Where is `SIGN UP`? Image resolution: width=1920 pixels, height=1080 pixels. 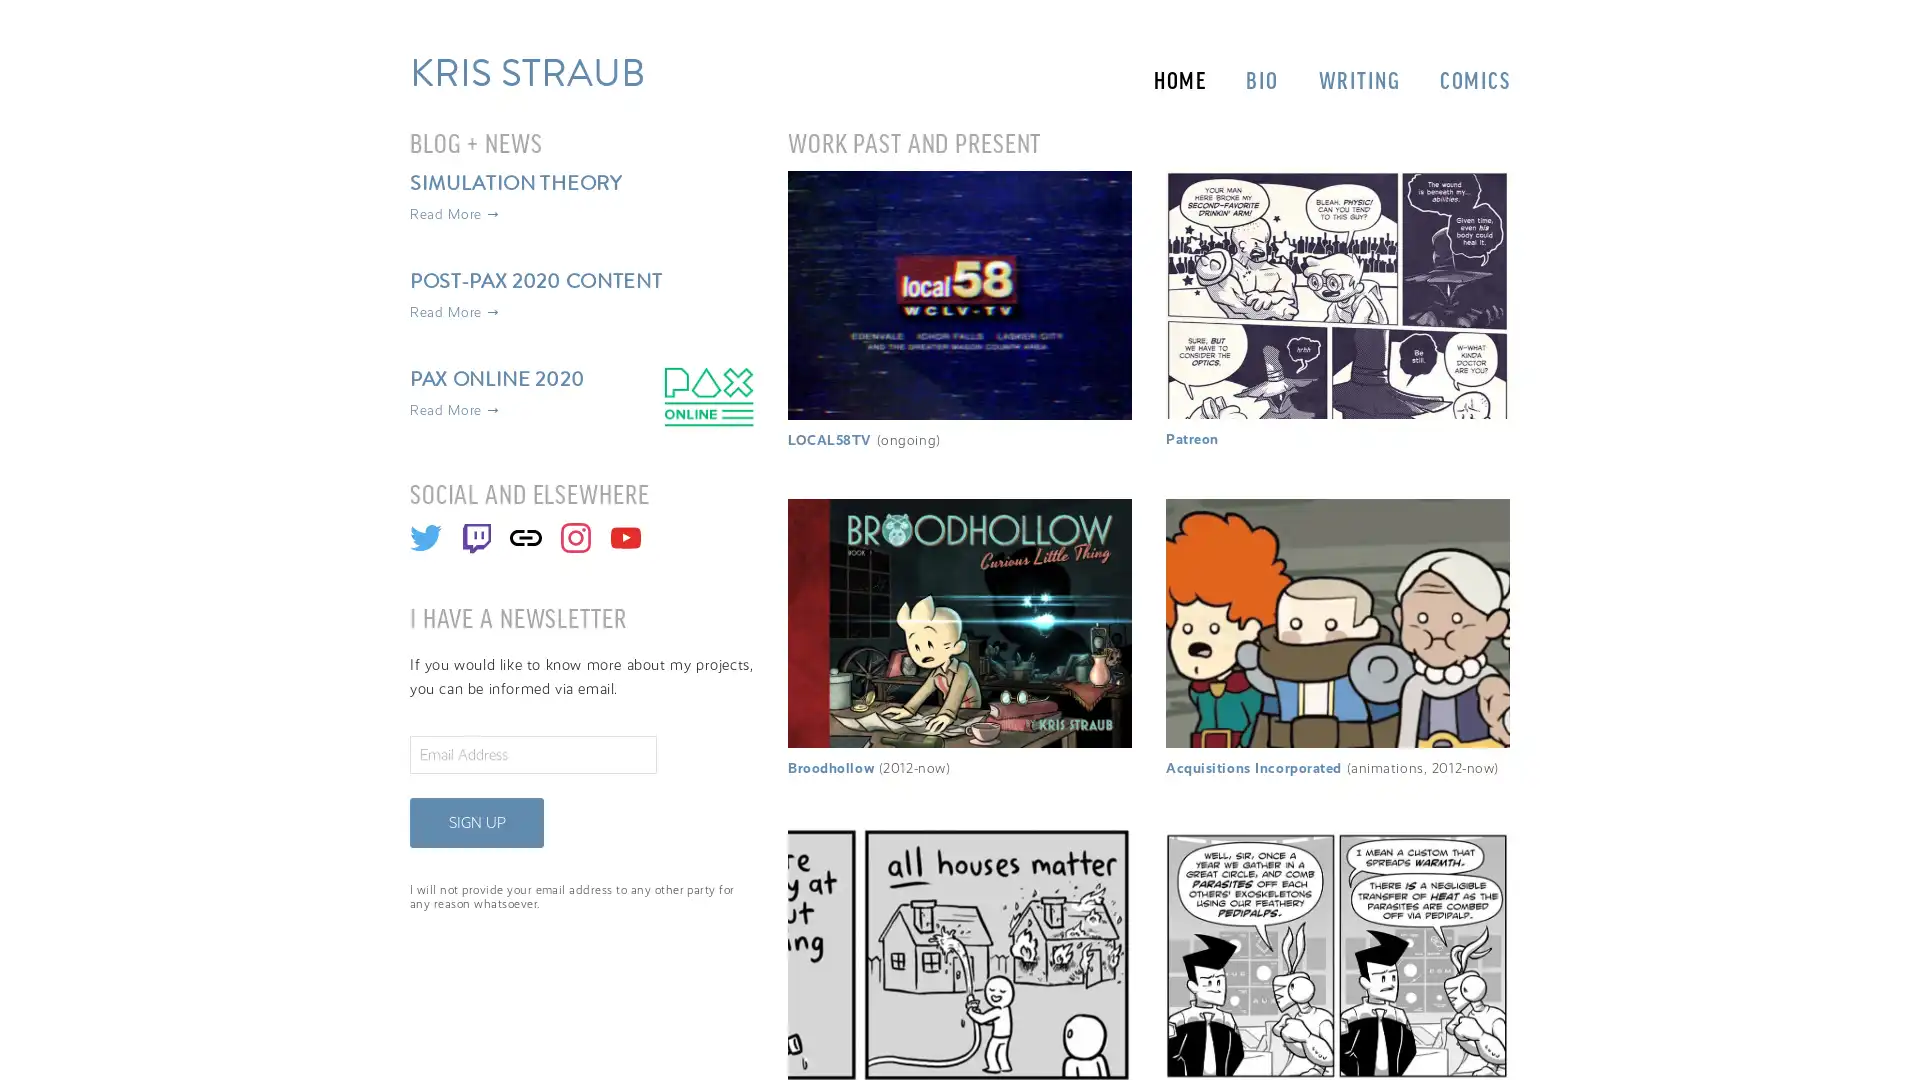
SIGN UP is located at coordinates (475, 821).